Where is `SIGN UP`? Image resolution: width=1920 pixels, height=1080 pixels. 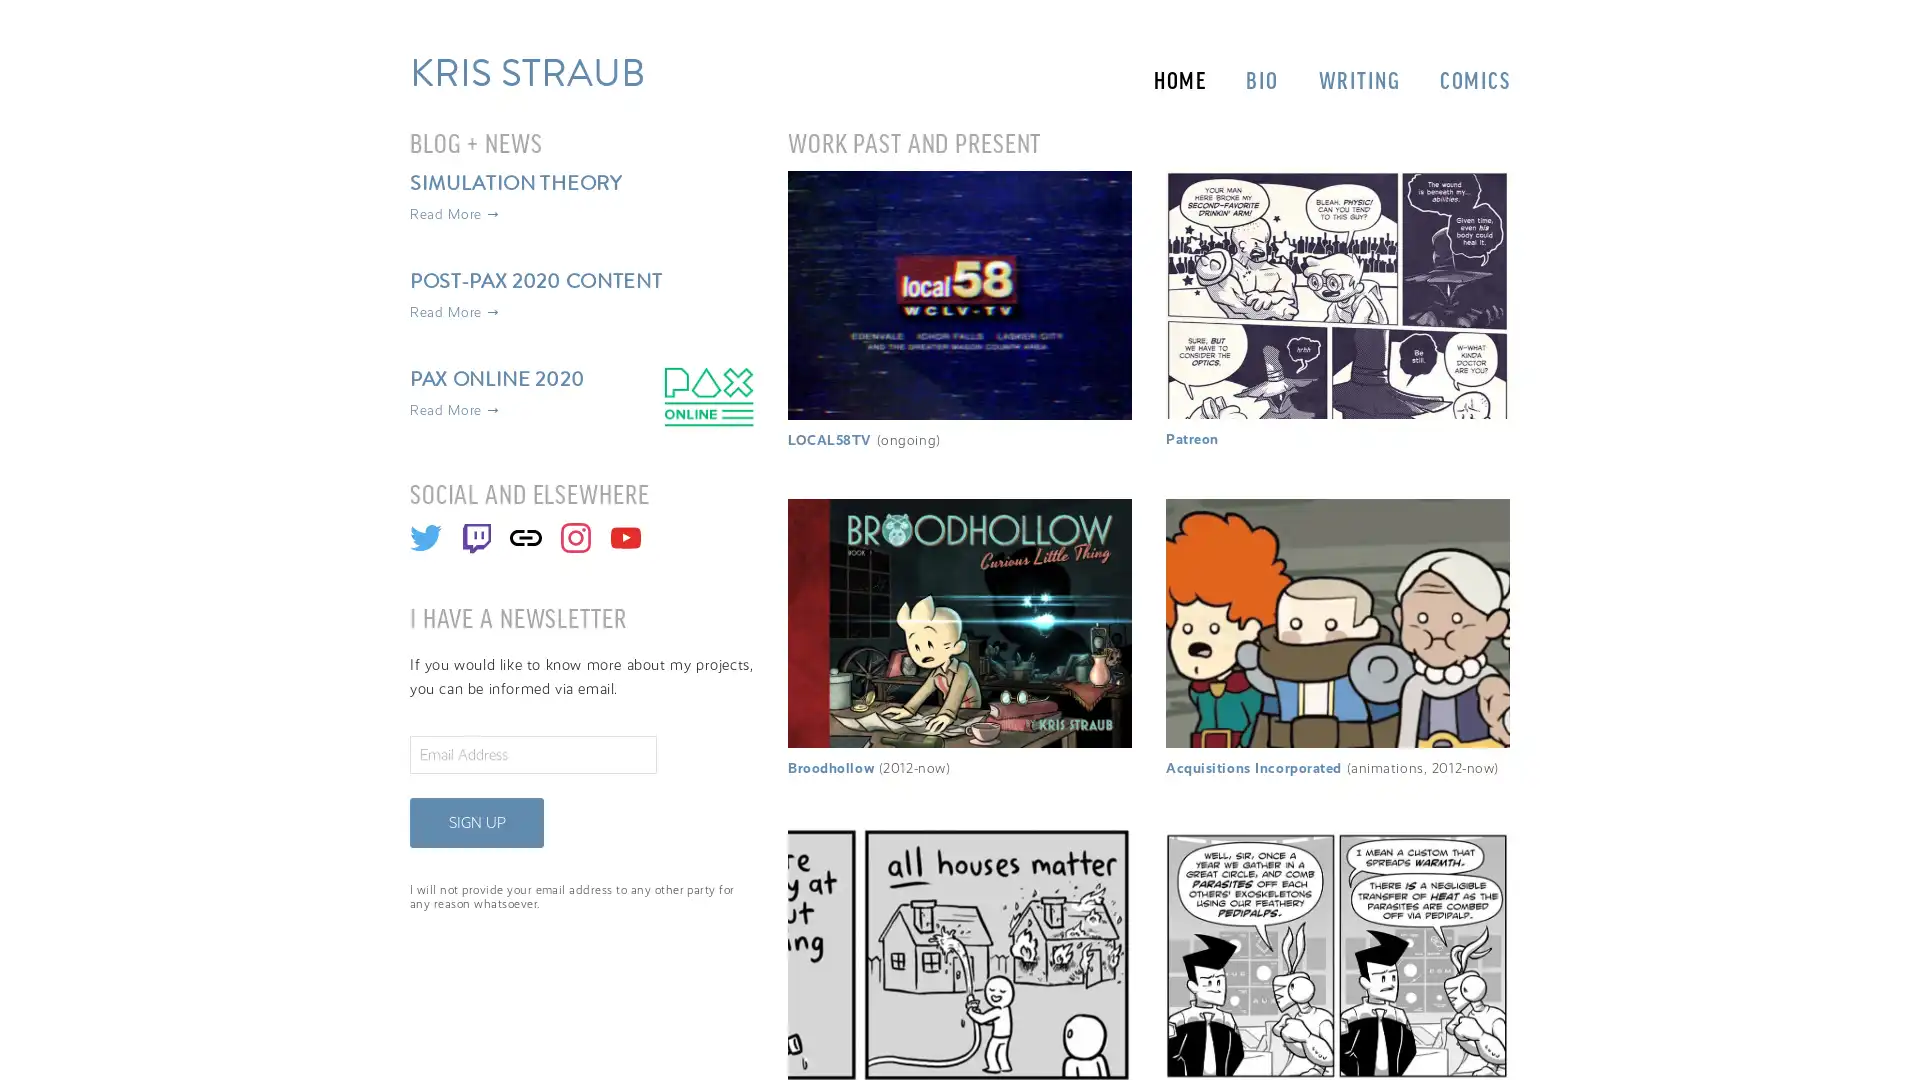
SIGN UP is located at coordinates (475, 821).